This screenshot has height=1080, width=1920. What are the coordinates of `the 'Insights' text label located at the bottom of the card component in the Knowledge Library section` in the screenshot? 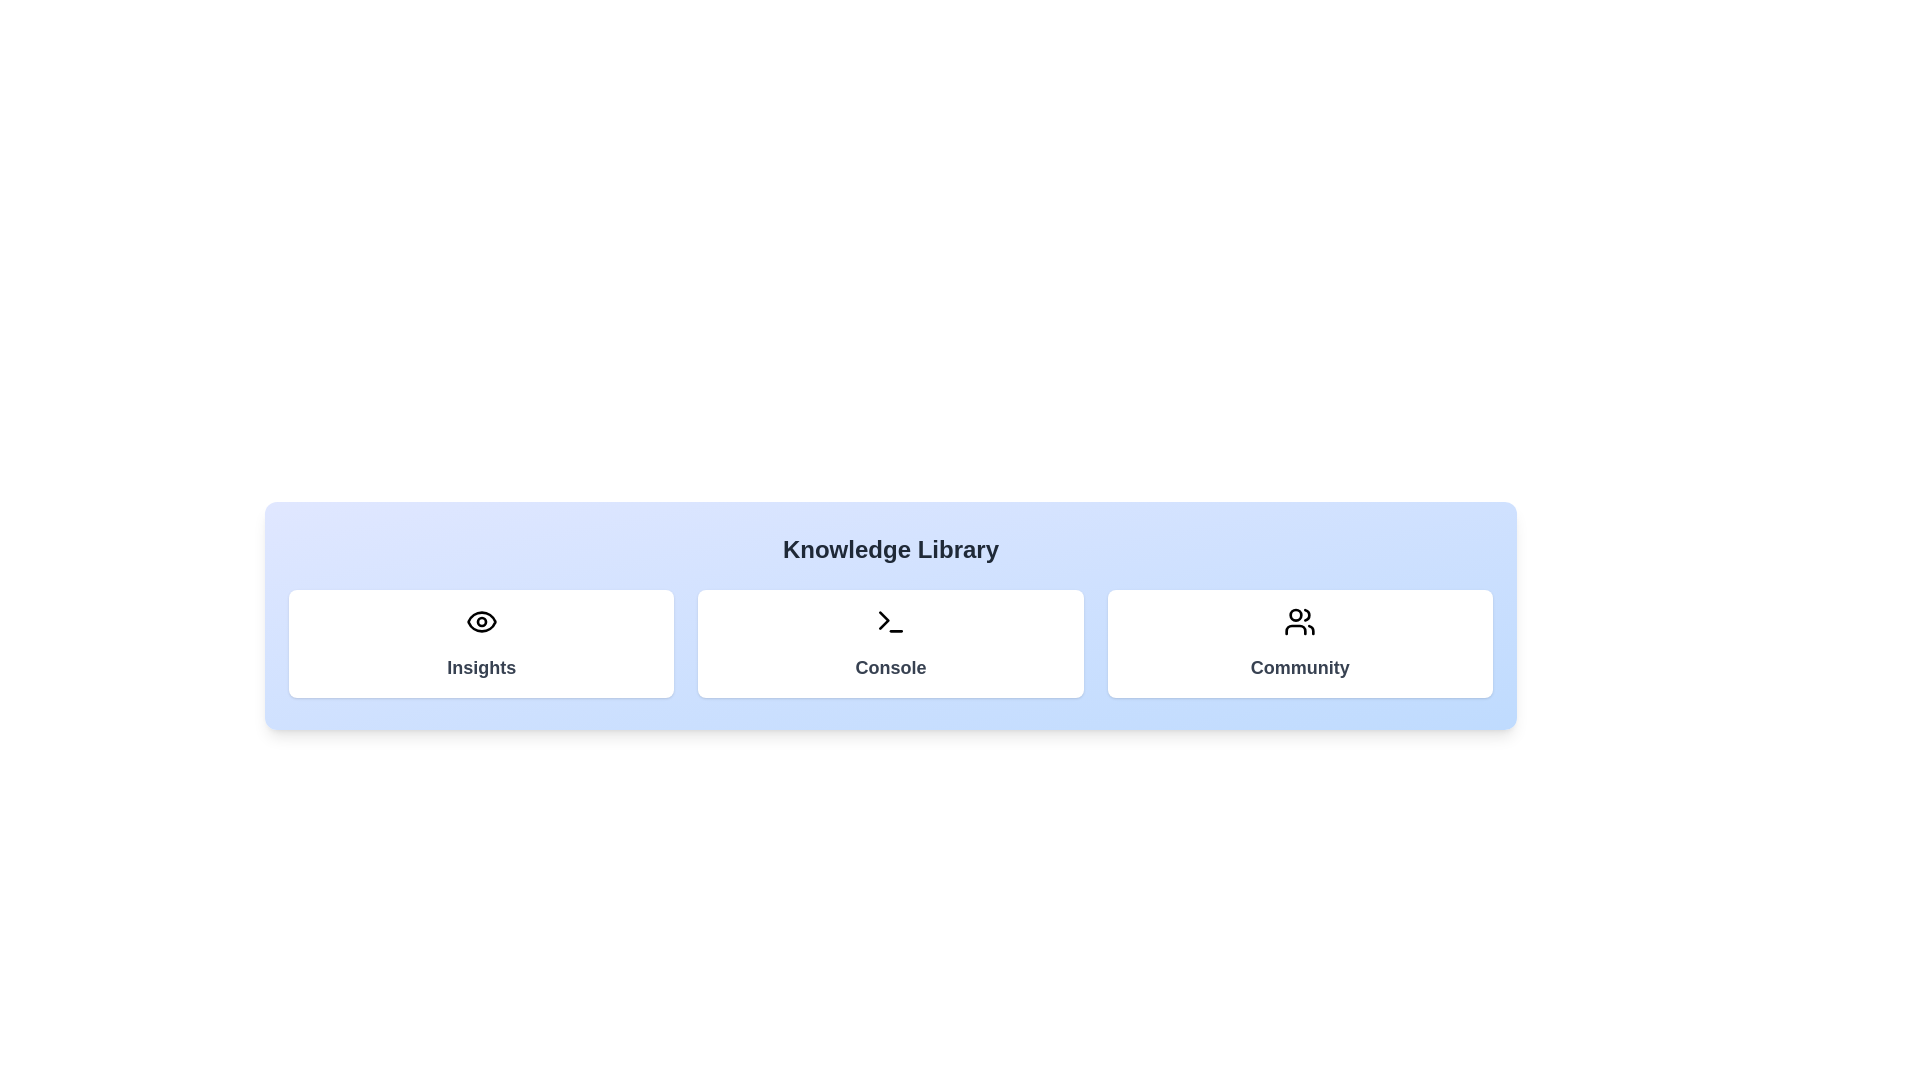 It's located at (481, 667).